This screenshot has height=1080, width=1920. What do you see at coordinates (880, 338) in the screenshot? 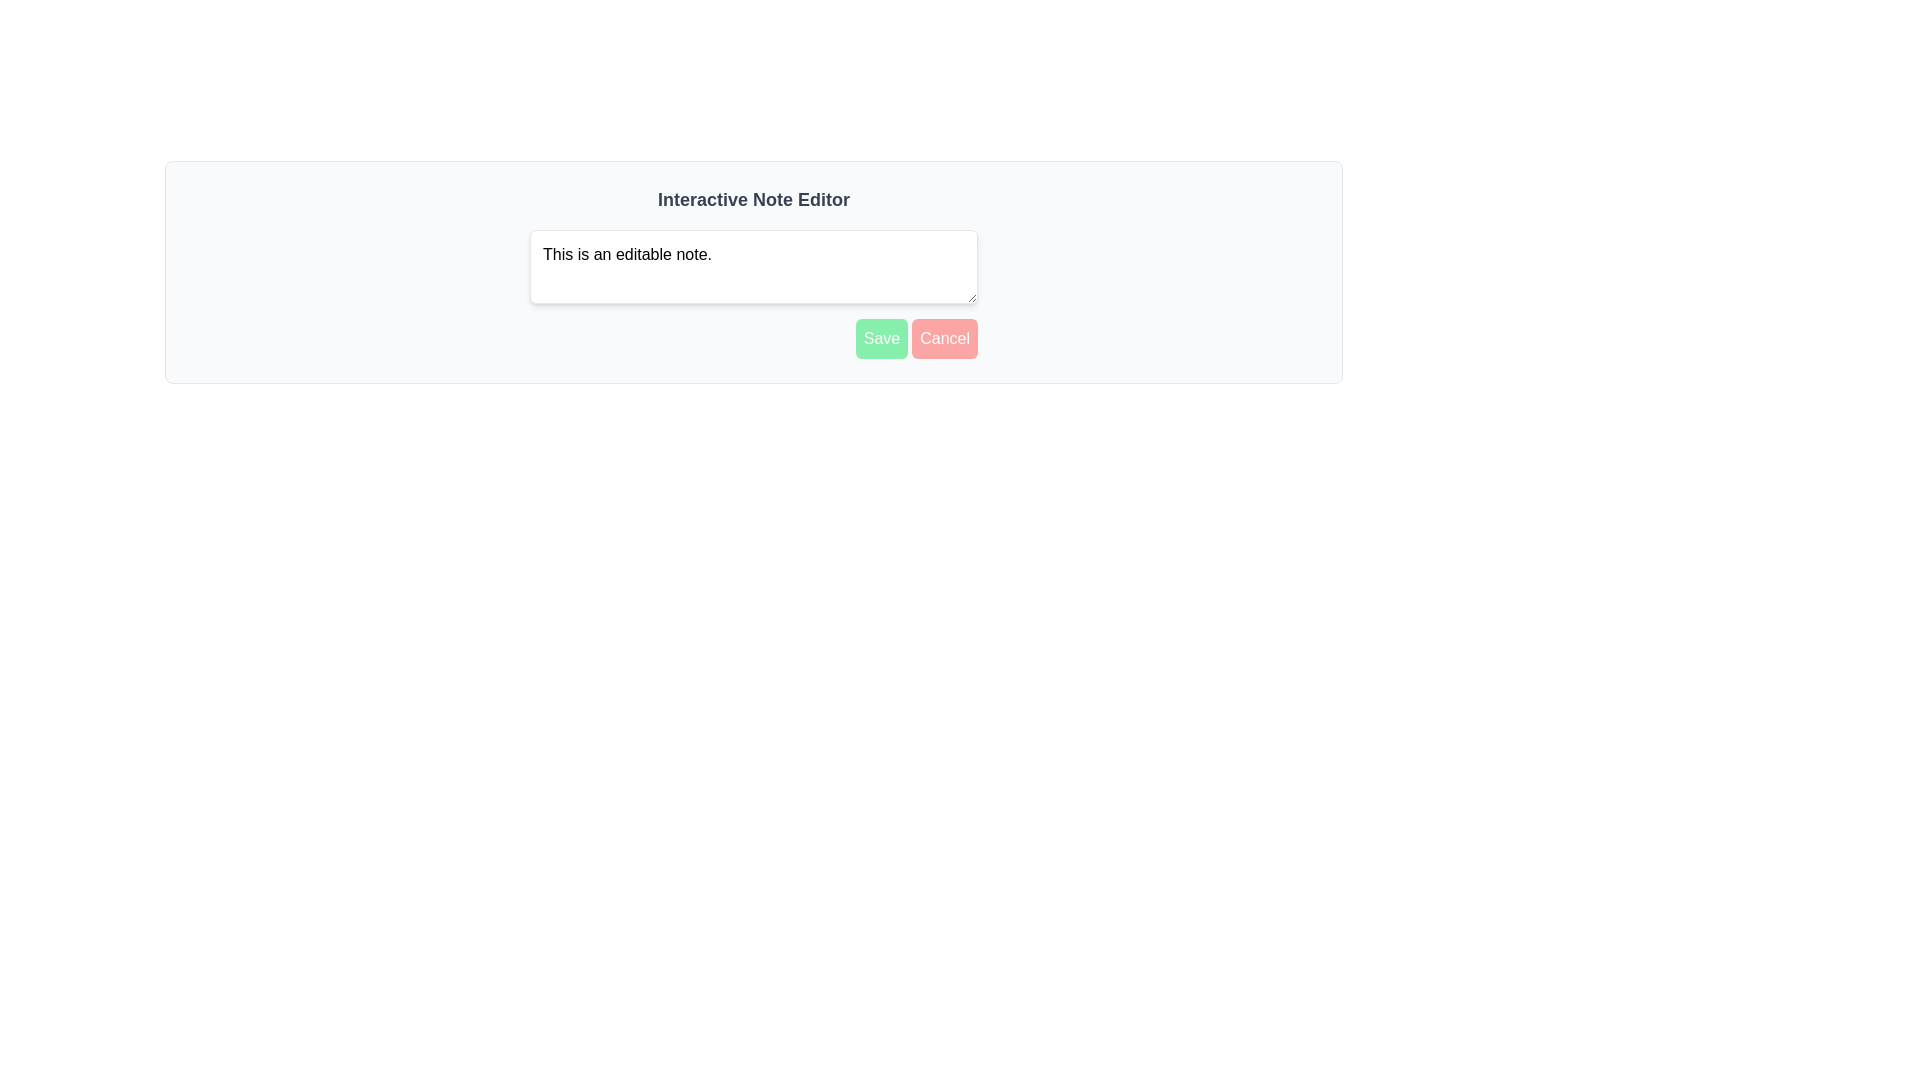
I see `the 'Save' button located in the bottom-right corner of the interface, positioned to the left of the 'Cancel' button` at bounding box center [880, 338].